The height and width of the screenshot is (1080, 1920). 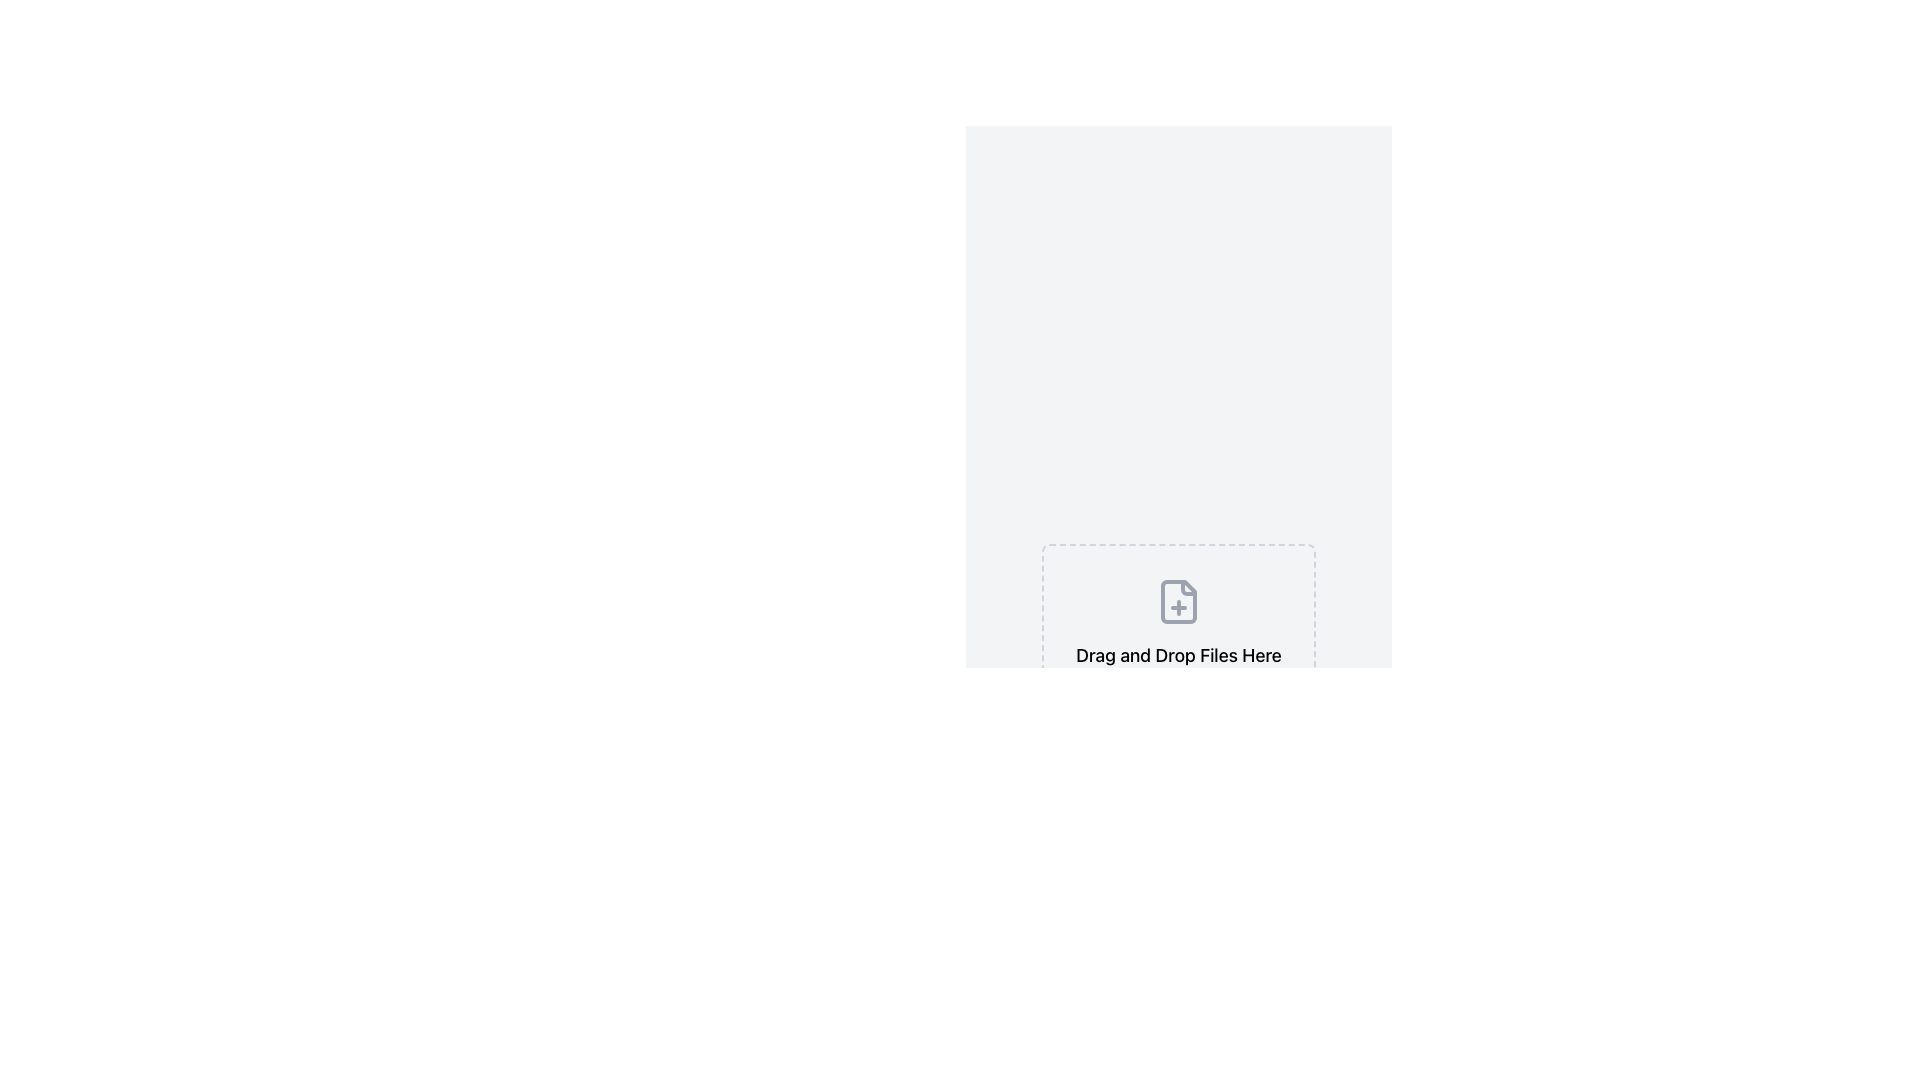 I want to click on the file upload icon, which is centrally located above the text 'Drag and Drop Files Here', so click(x=1179, y=600).